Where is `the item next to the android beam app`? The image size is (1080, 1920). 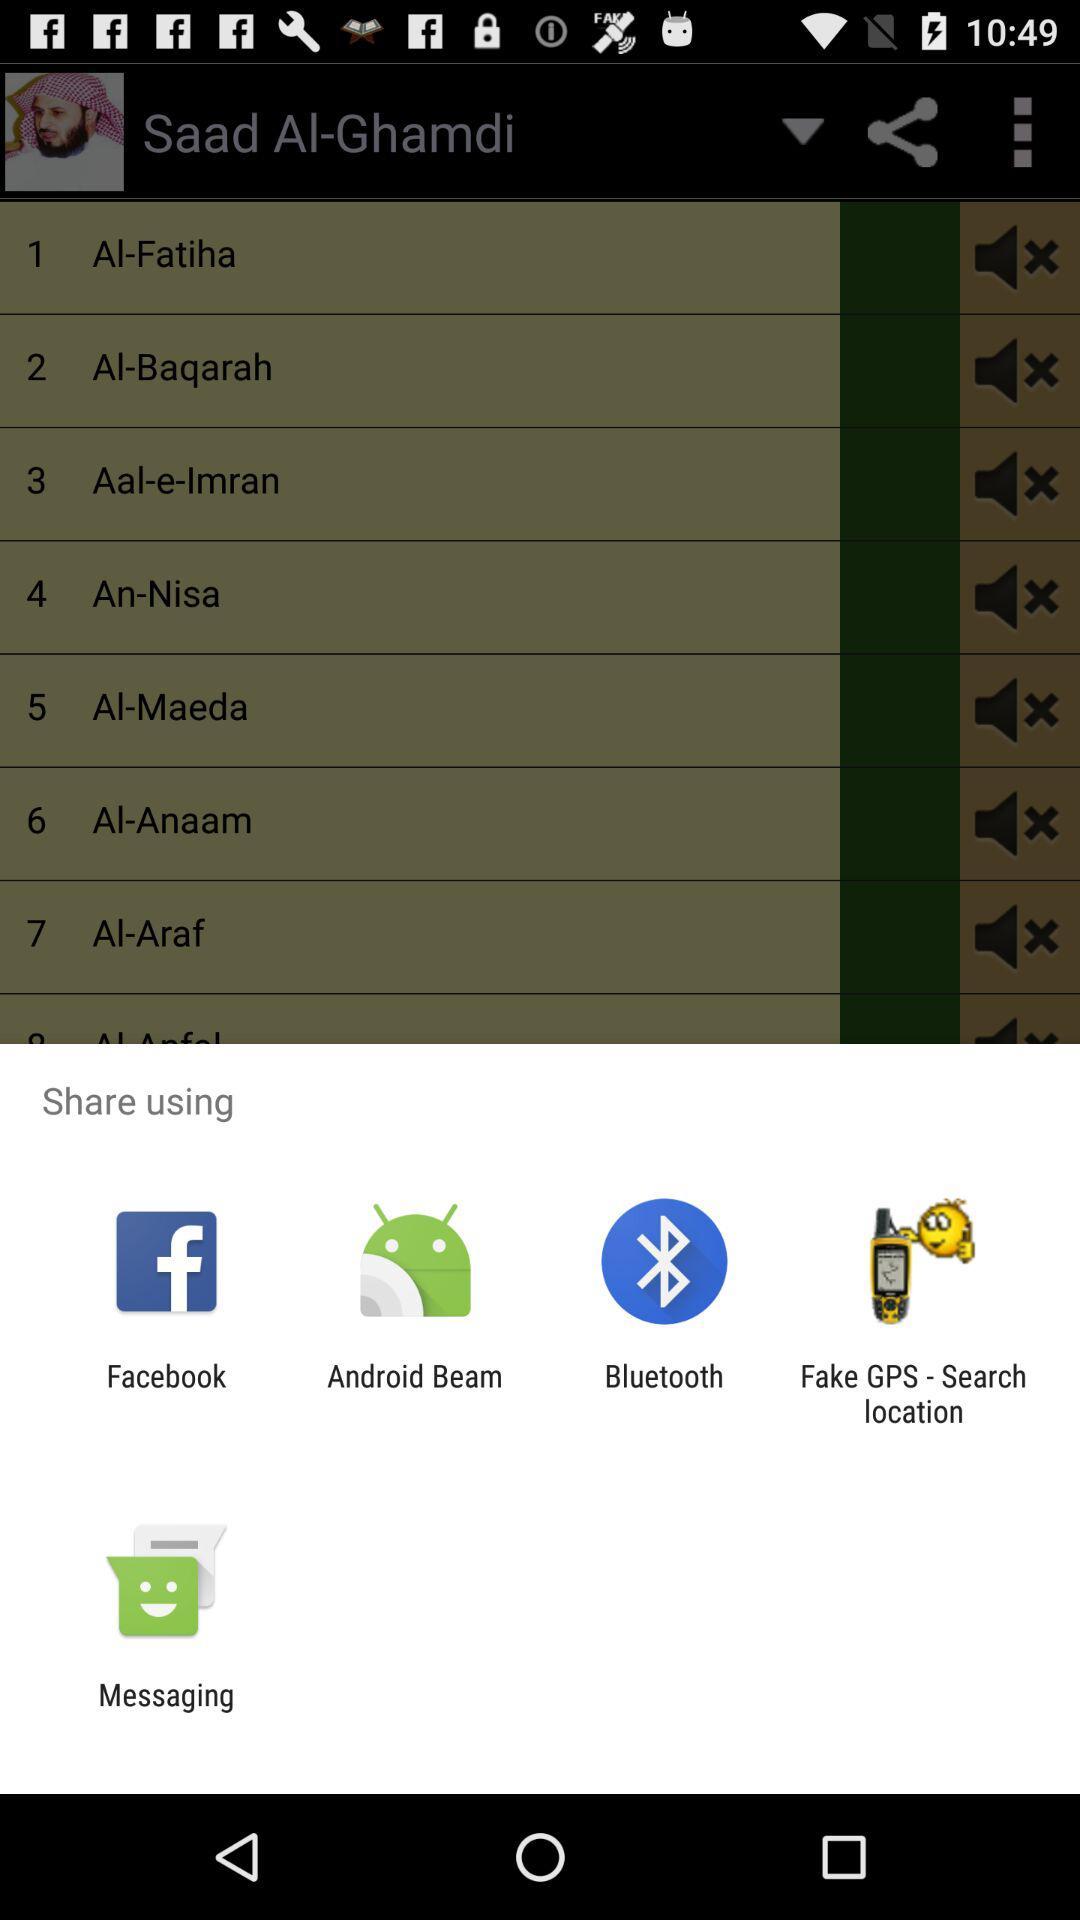
the item next to the android beam app is located at coordinates (664, 1392).